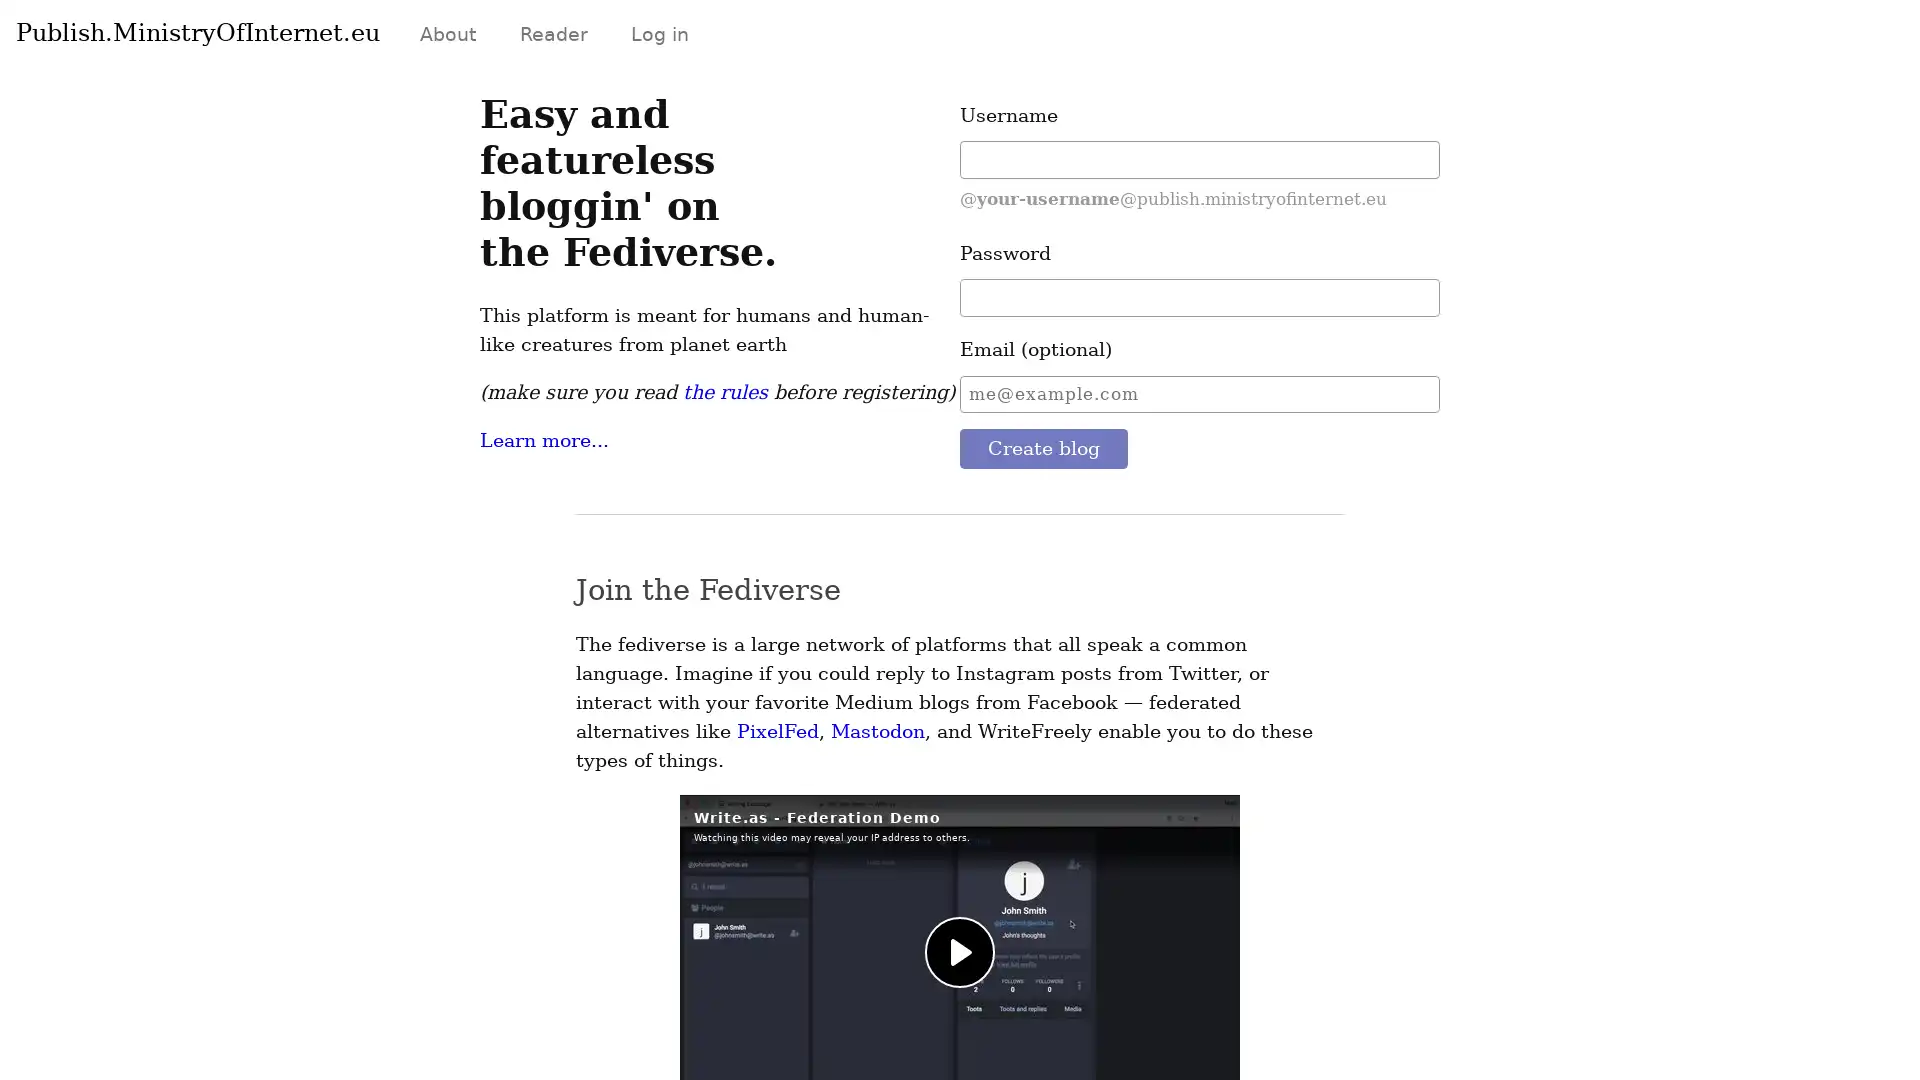 The height and width of the screenshot is (1080, 1920). Describe the element at coordinates (1043, 450) in the screenshot. I see `Create blog` at that location.